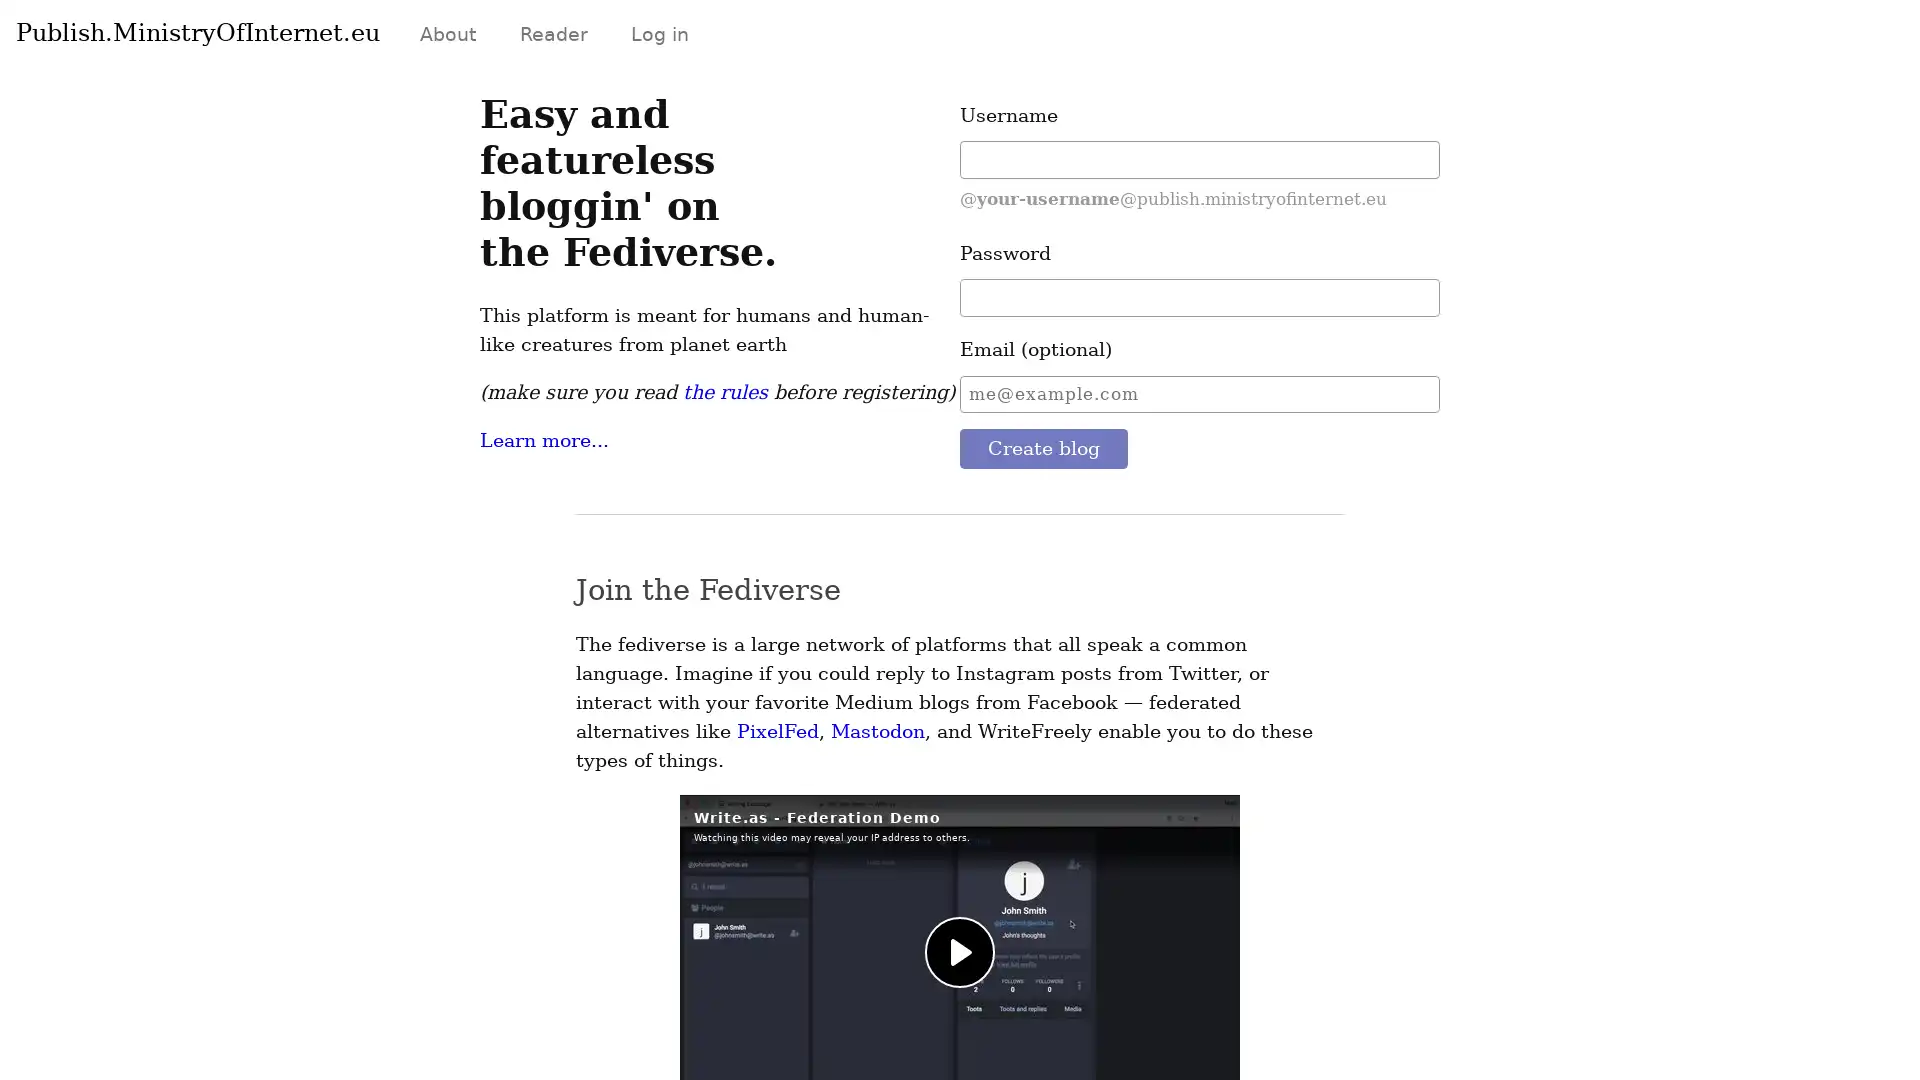 The height and width of the screenshot is (1080, 1920). Describe the element at coordinates (1043, 450) in the screenshot. I see `Create blog` at that location.